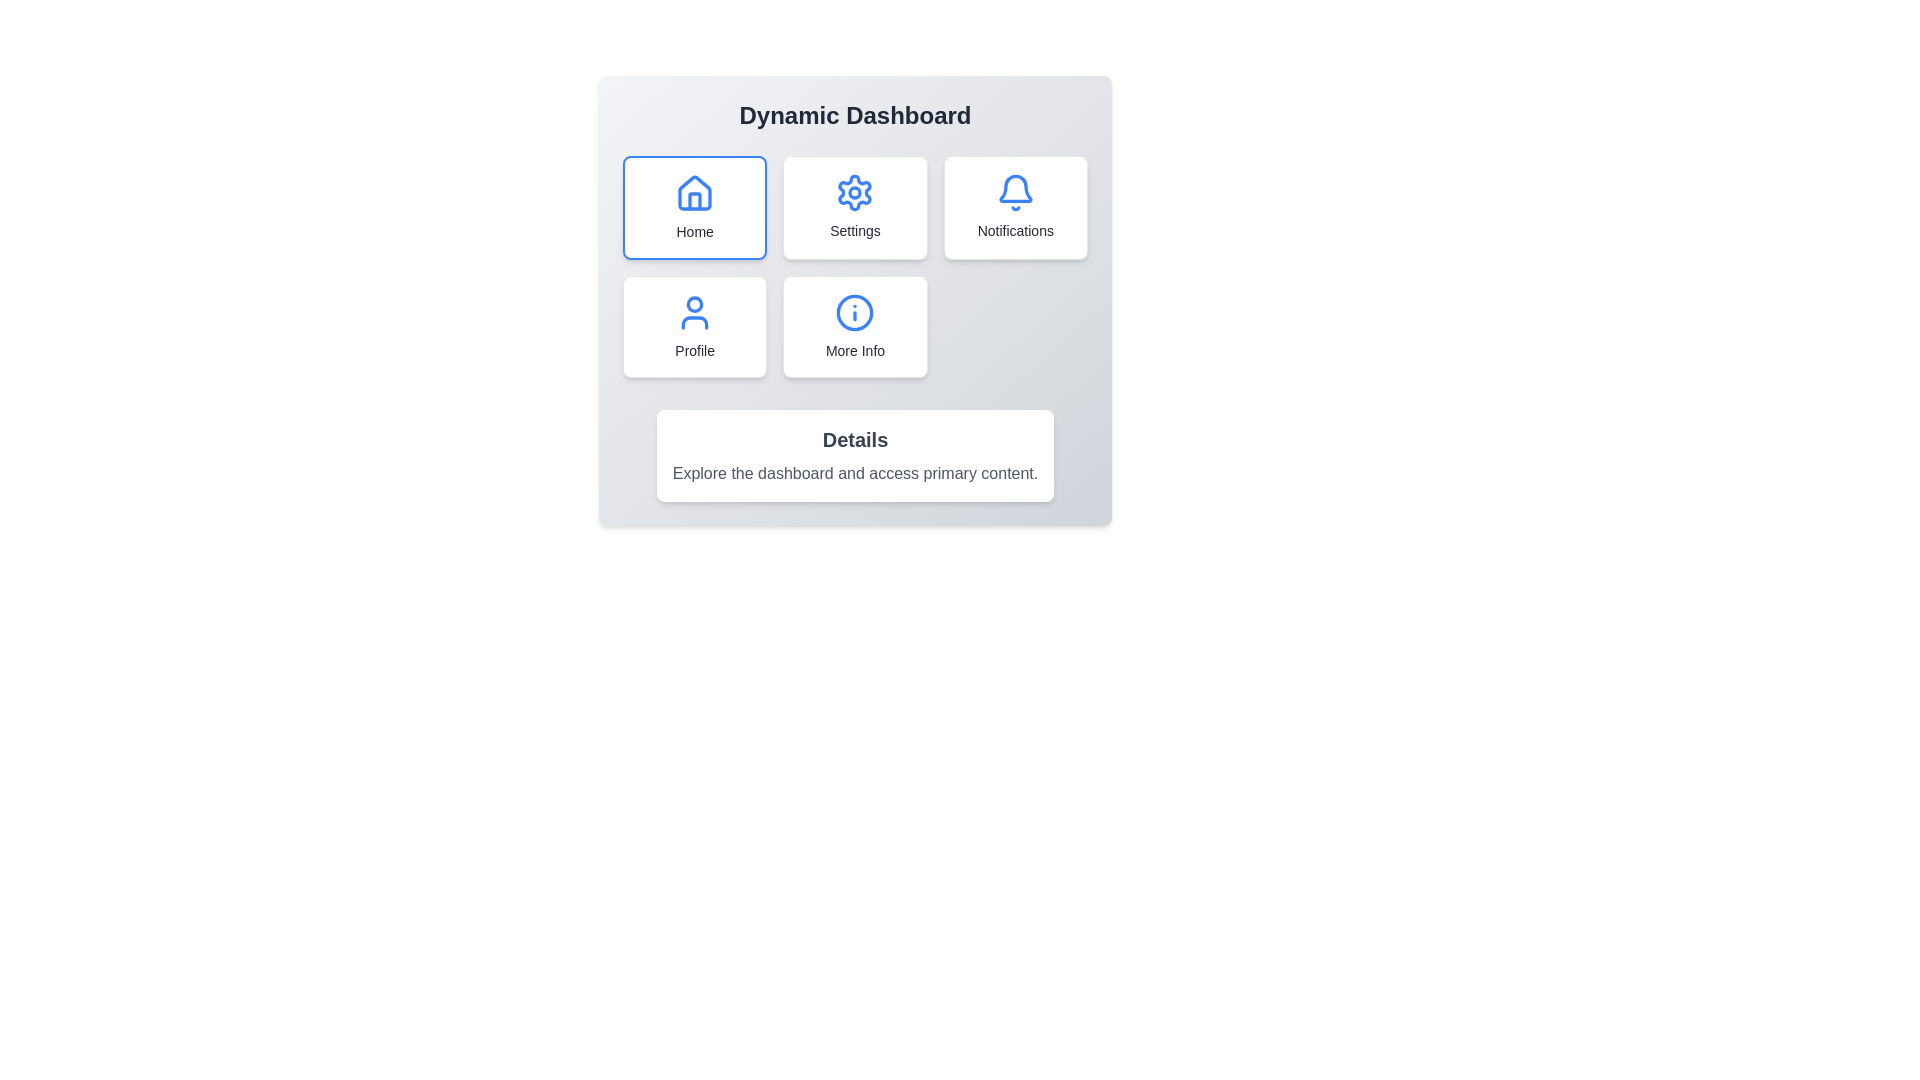 Image resolution: width=1920 pixels, height=1080 pixels. I want to click on the circular user avatar icon with a blue outline located in the first column of the second row under the 'Dynamic Dashboard' heading, so click(695, 304).